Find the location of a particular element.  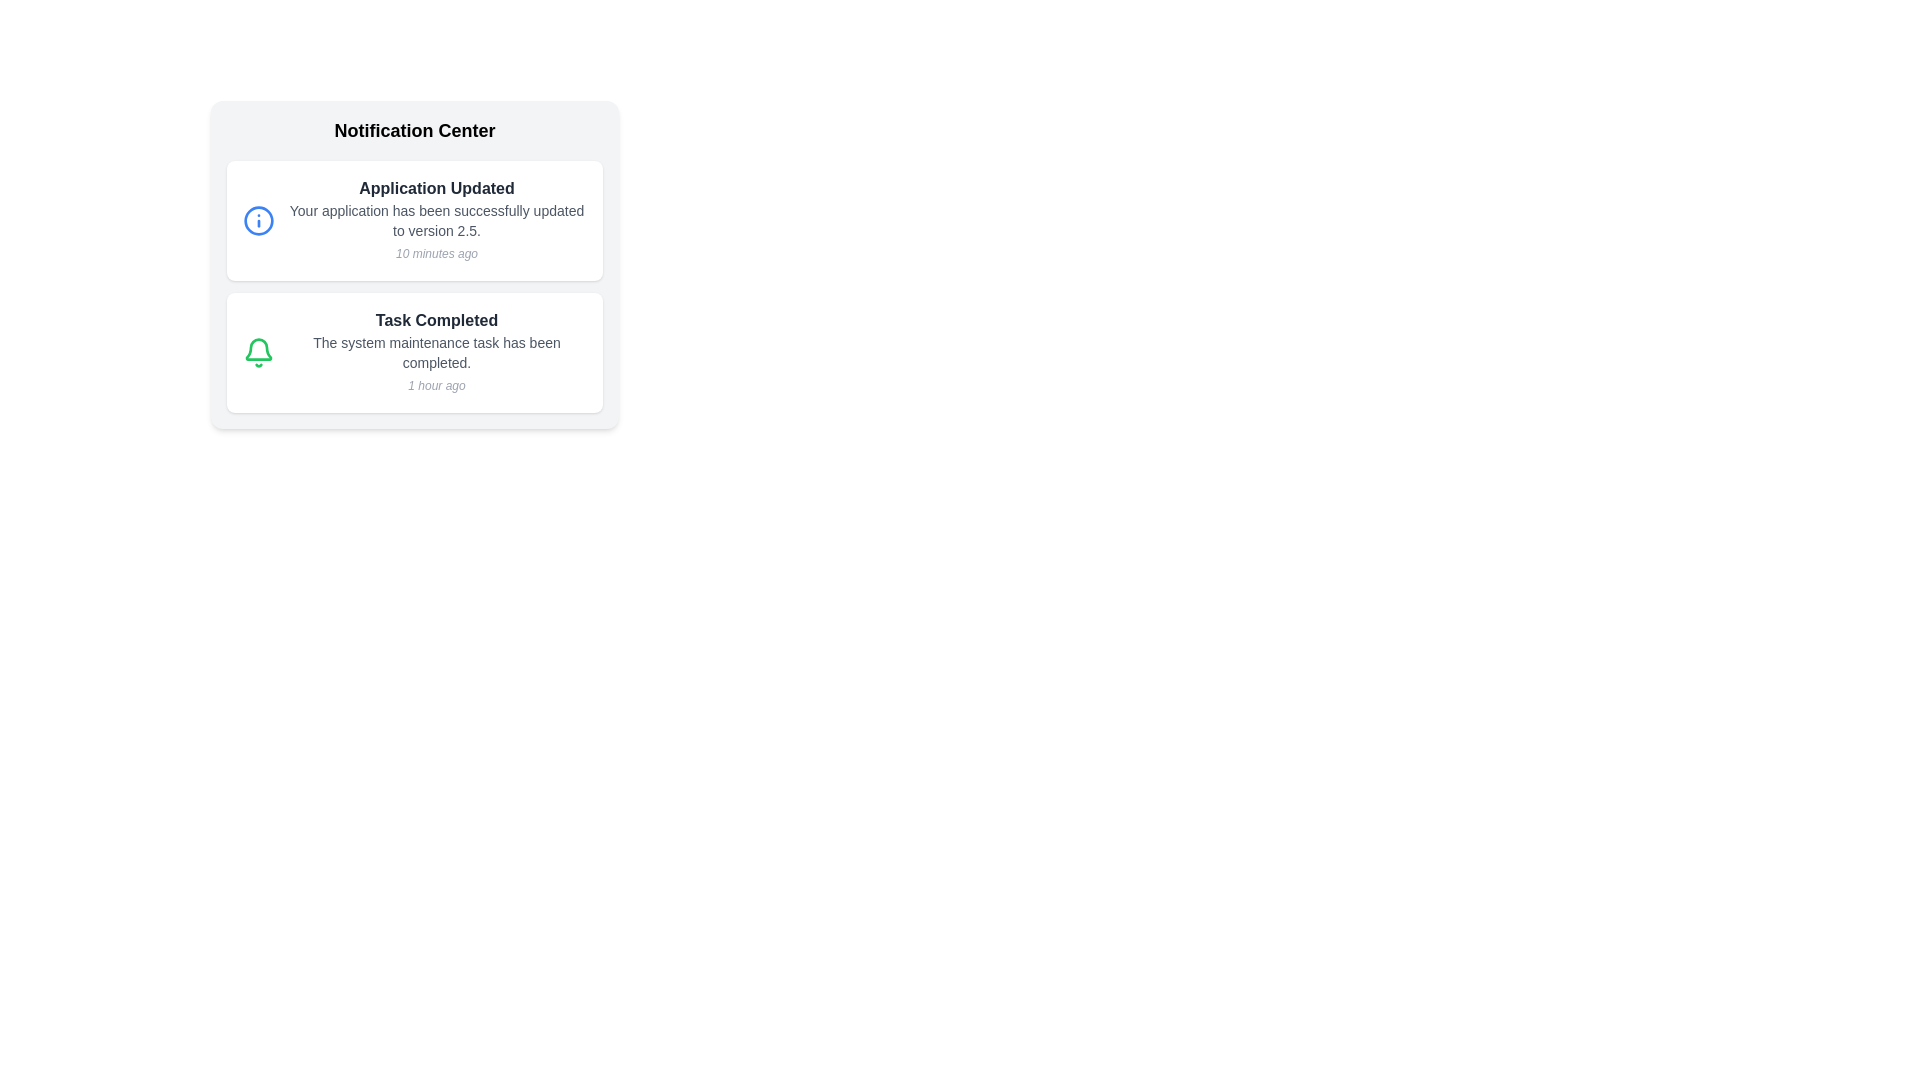

the text label that reads 'The system maintenance task has been completed.' which is located in the Notification Center, beneath the header 'Task Completed' is located at coordinates (435, 352).